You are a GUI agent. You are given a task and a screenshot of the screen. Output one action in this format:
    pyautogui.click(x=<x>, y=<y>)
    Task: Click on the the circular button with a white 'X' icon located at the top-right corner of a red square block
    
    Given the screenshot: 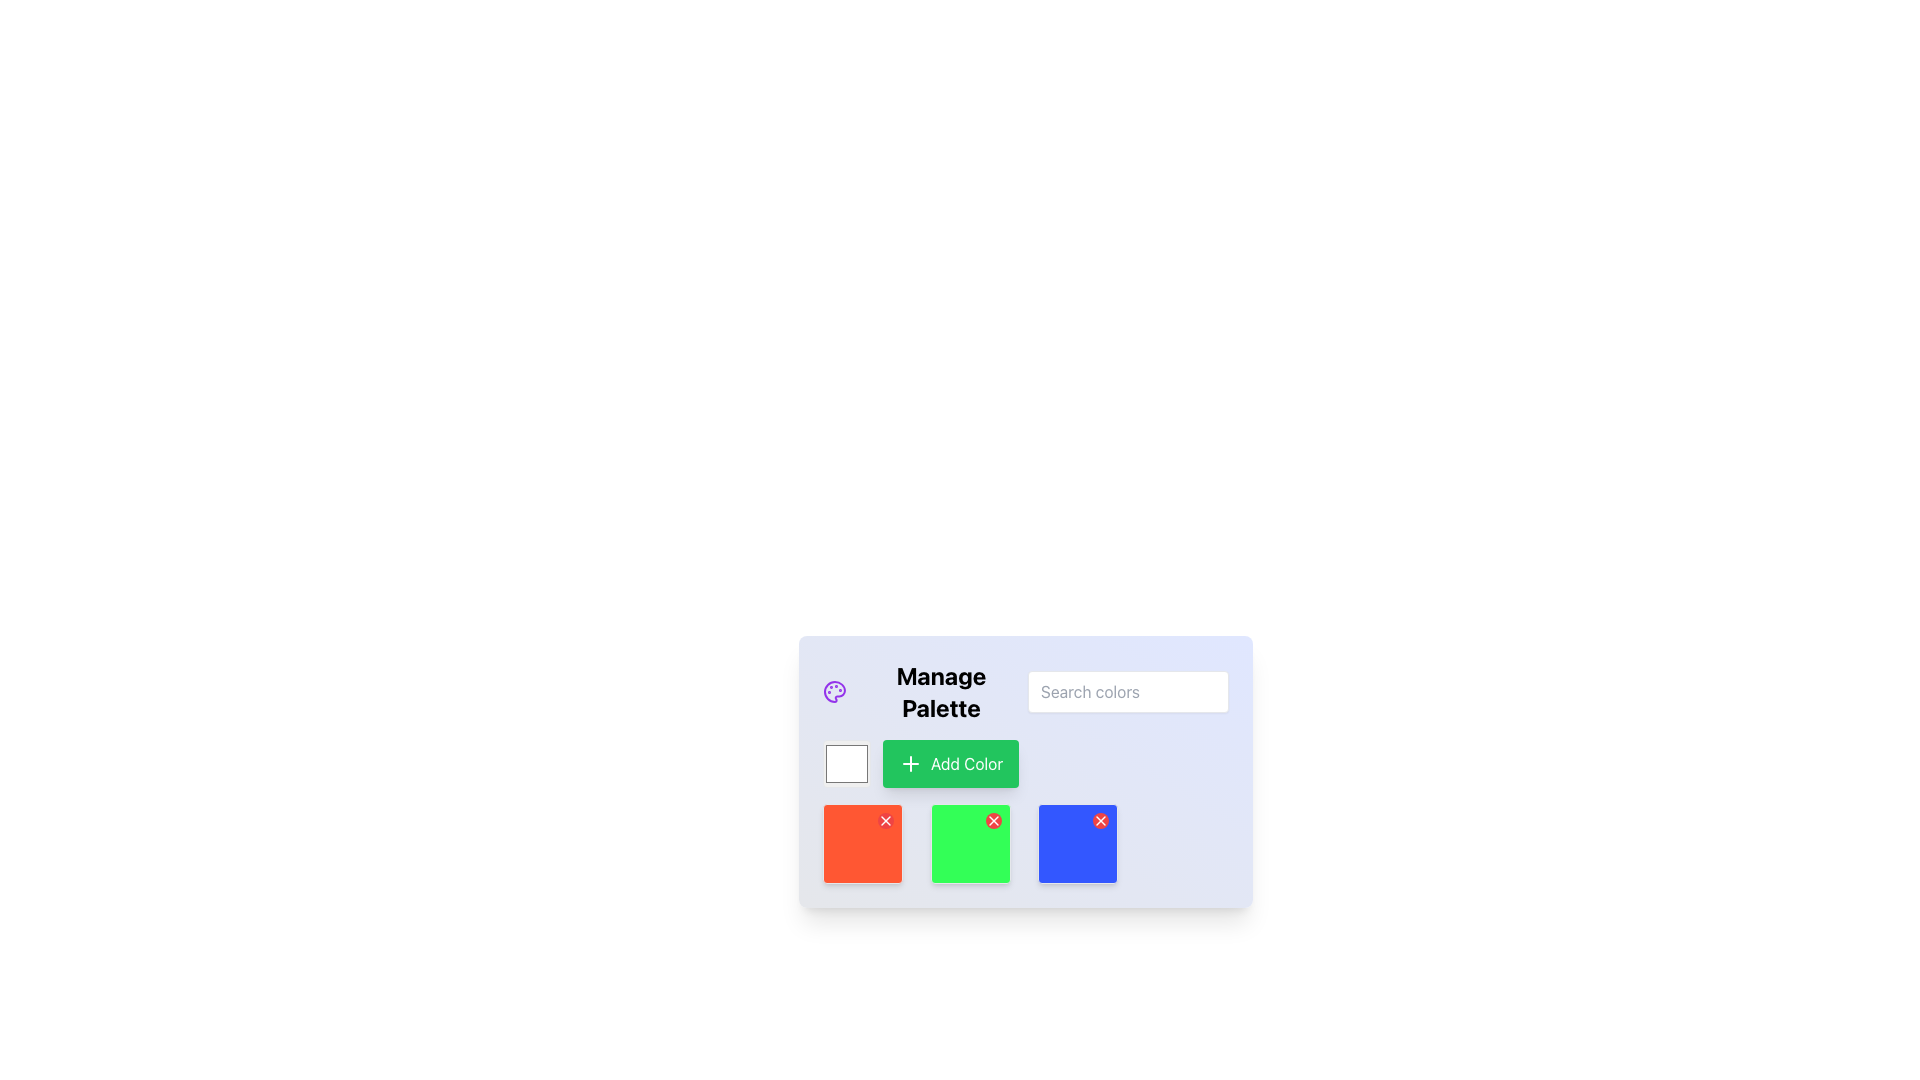 What is the action you would take?
    pyautogui.click(x=885, y=821)
    